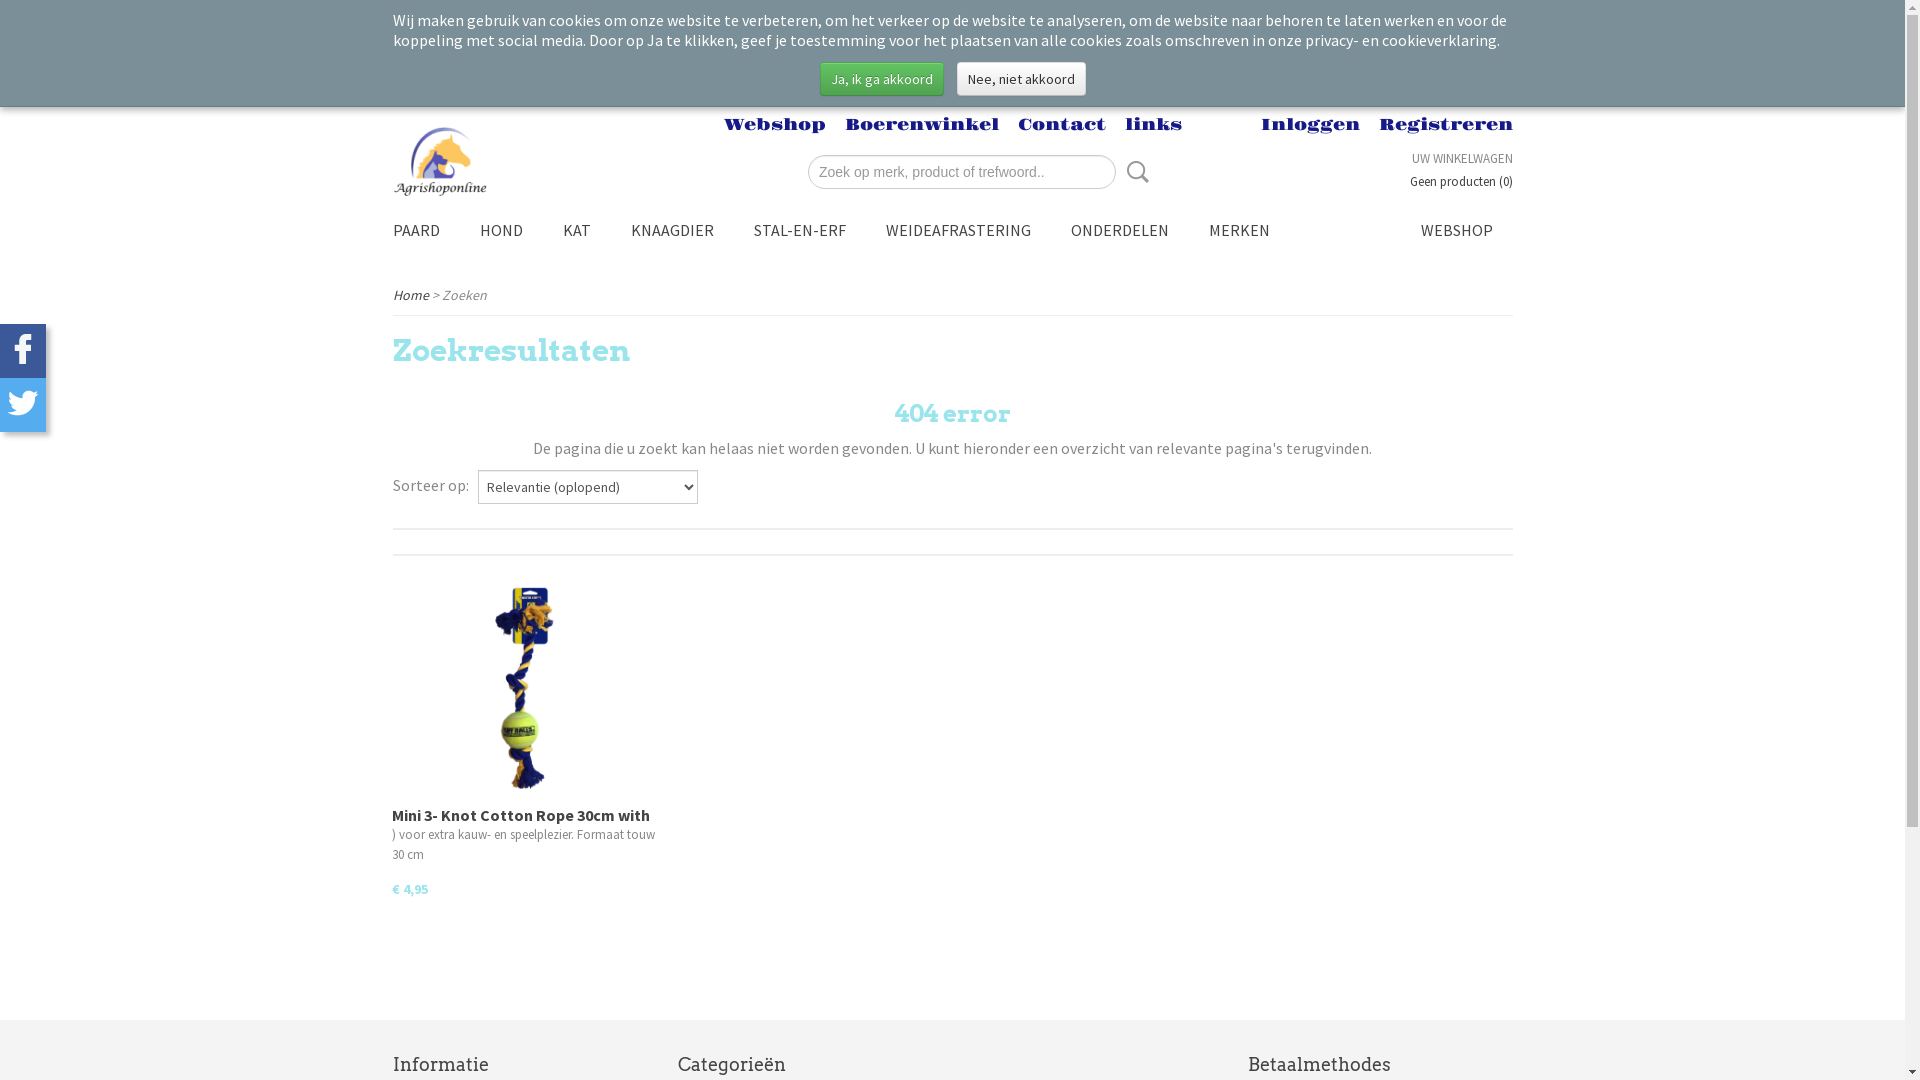 The image size is (1920, 1080). Describe the element at coordinates (501, 229) in the screenshot. I see `'HOND'` at that location.